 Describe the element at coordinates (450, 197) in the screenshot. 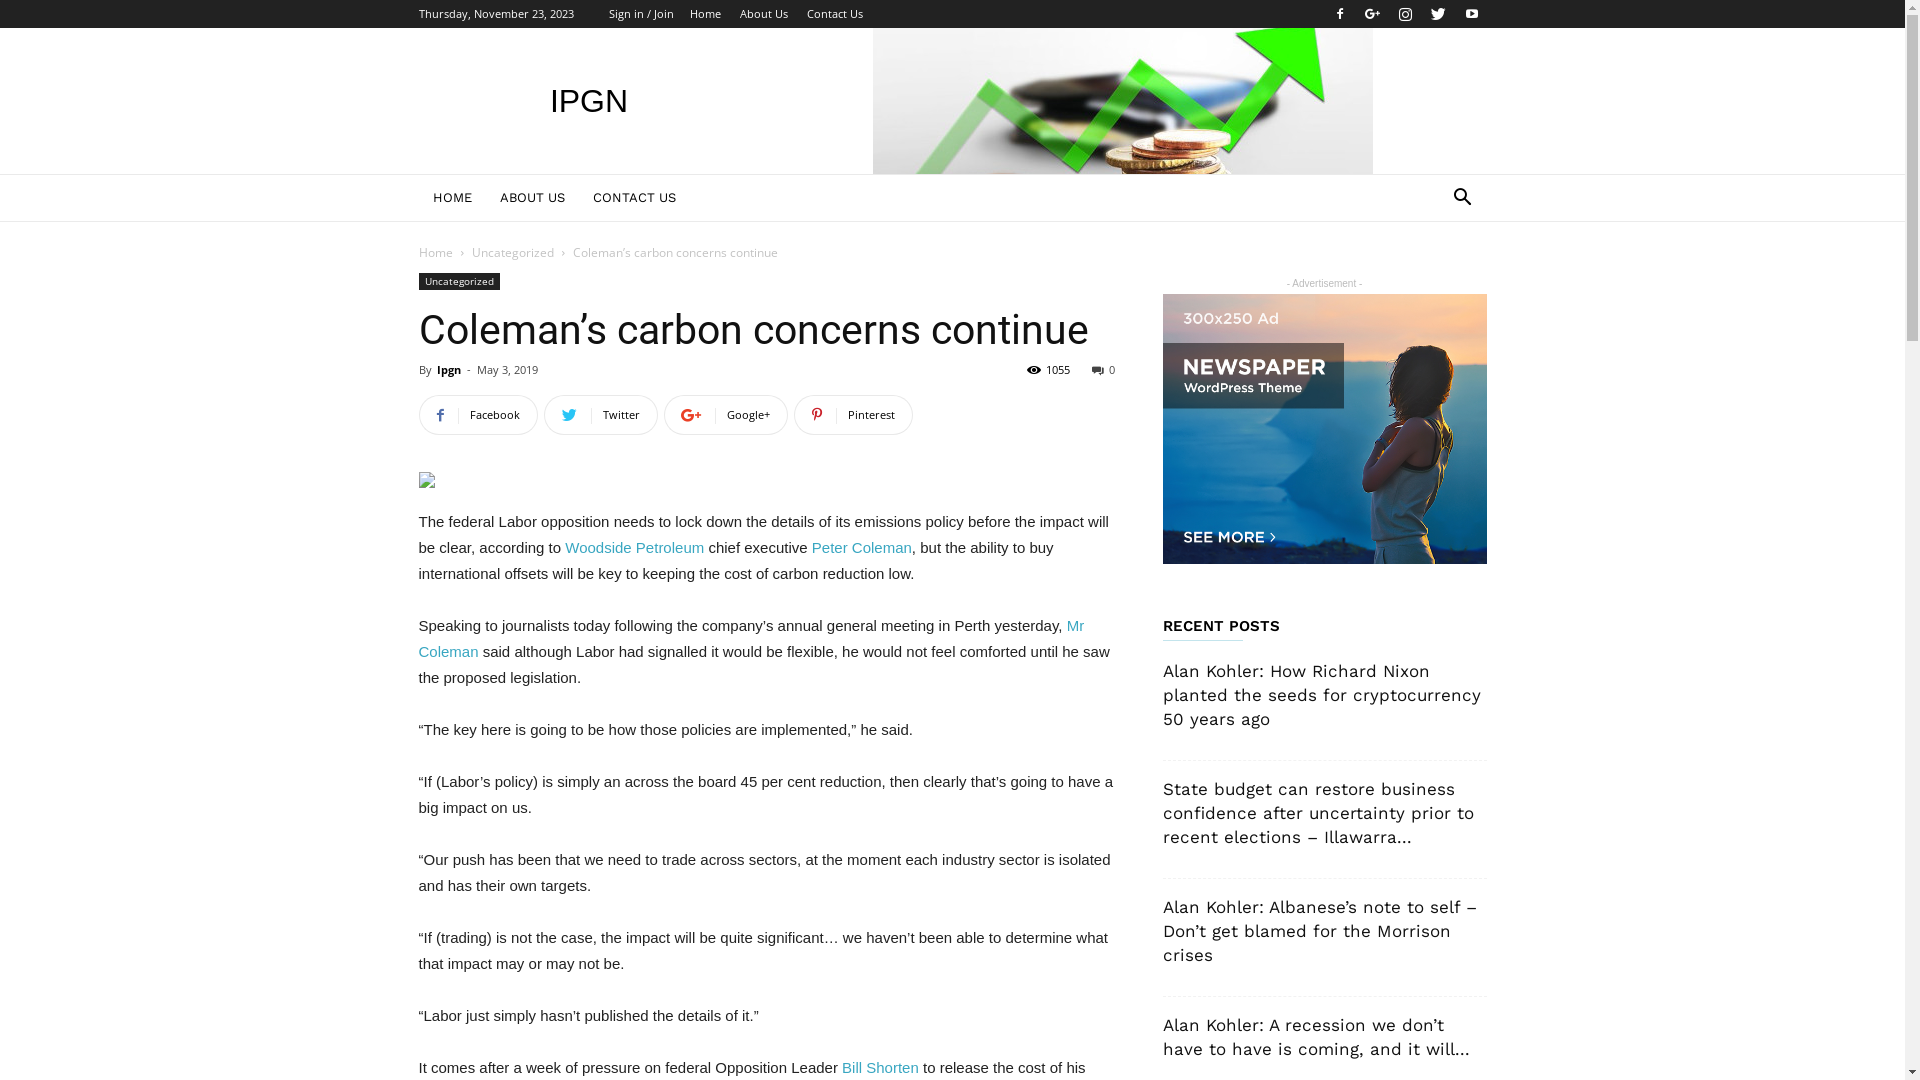

I see `'HOME'` at that location.